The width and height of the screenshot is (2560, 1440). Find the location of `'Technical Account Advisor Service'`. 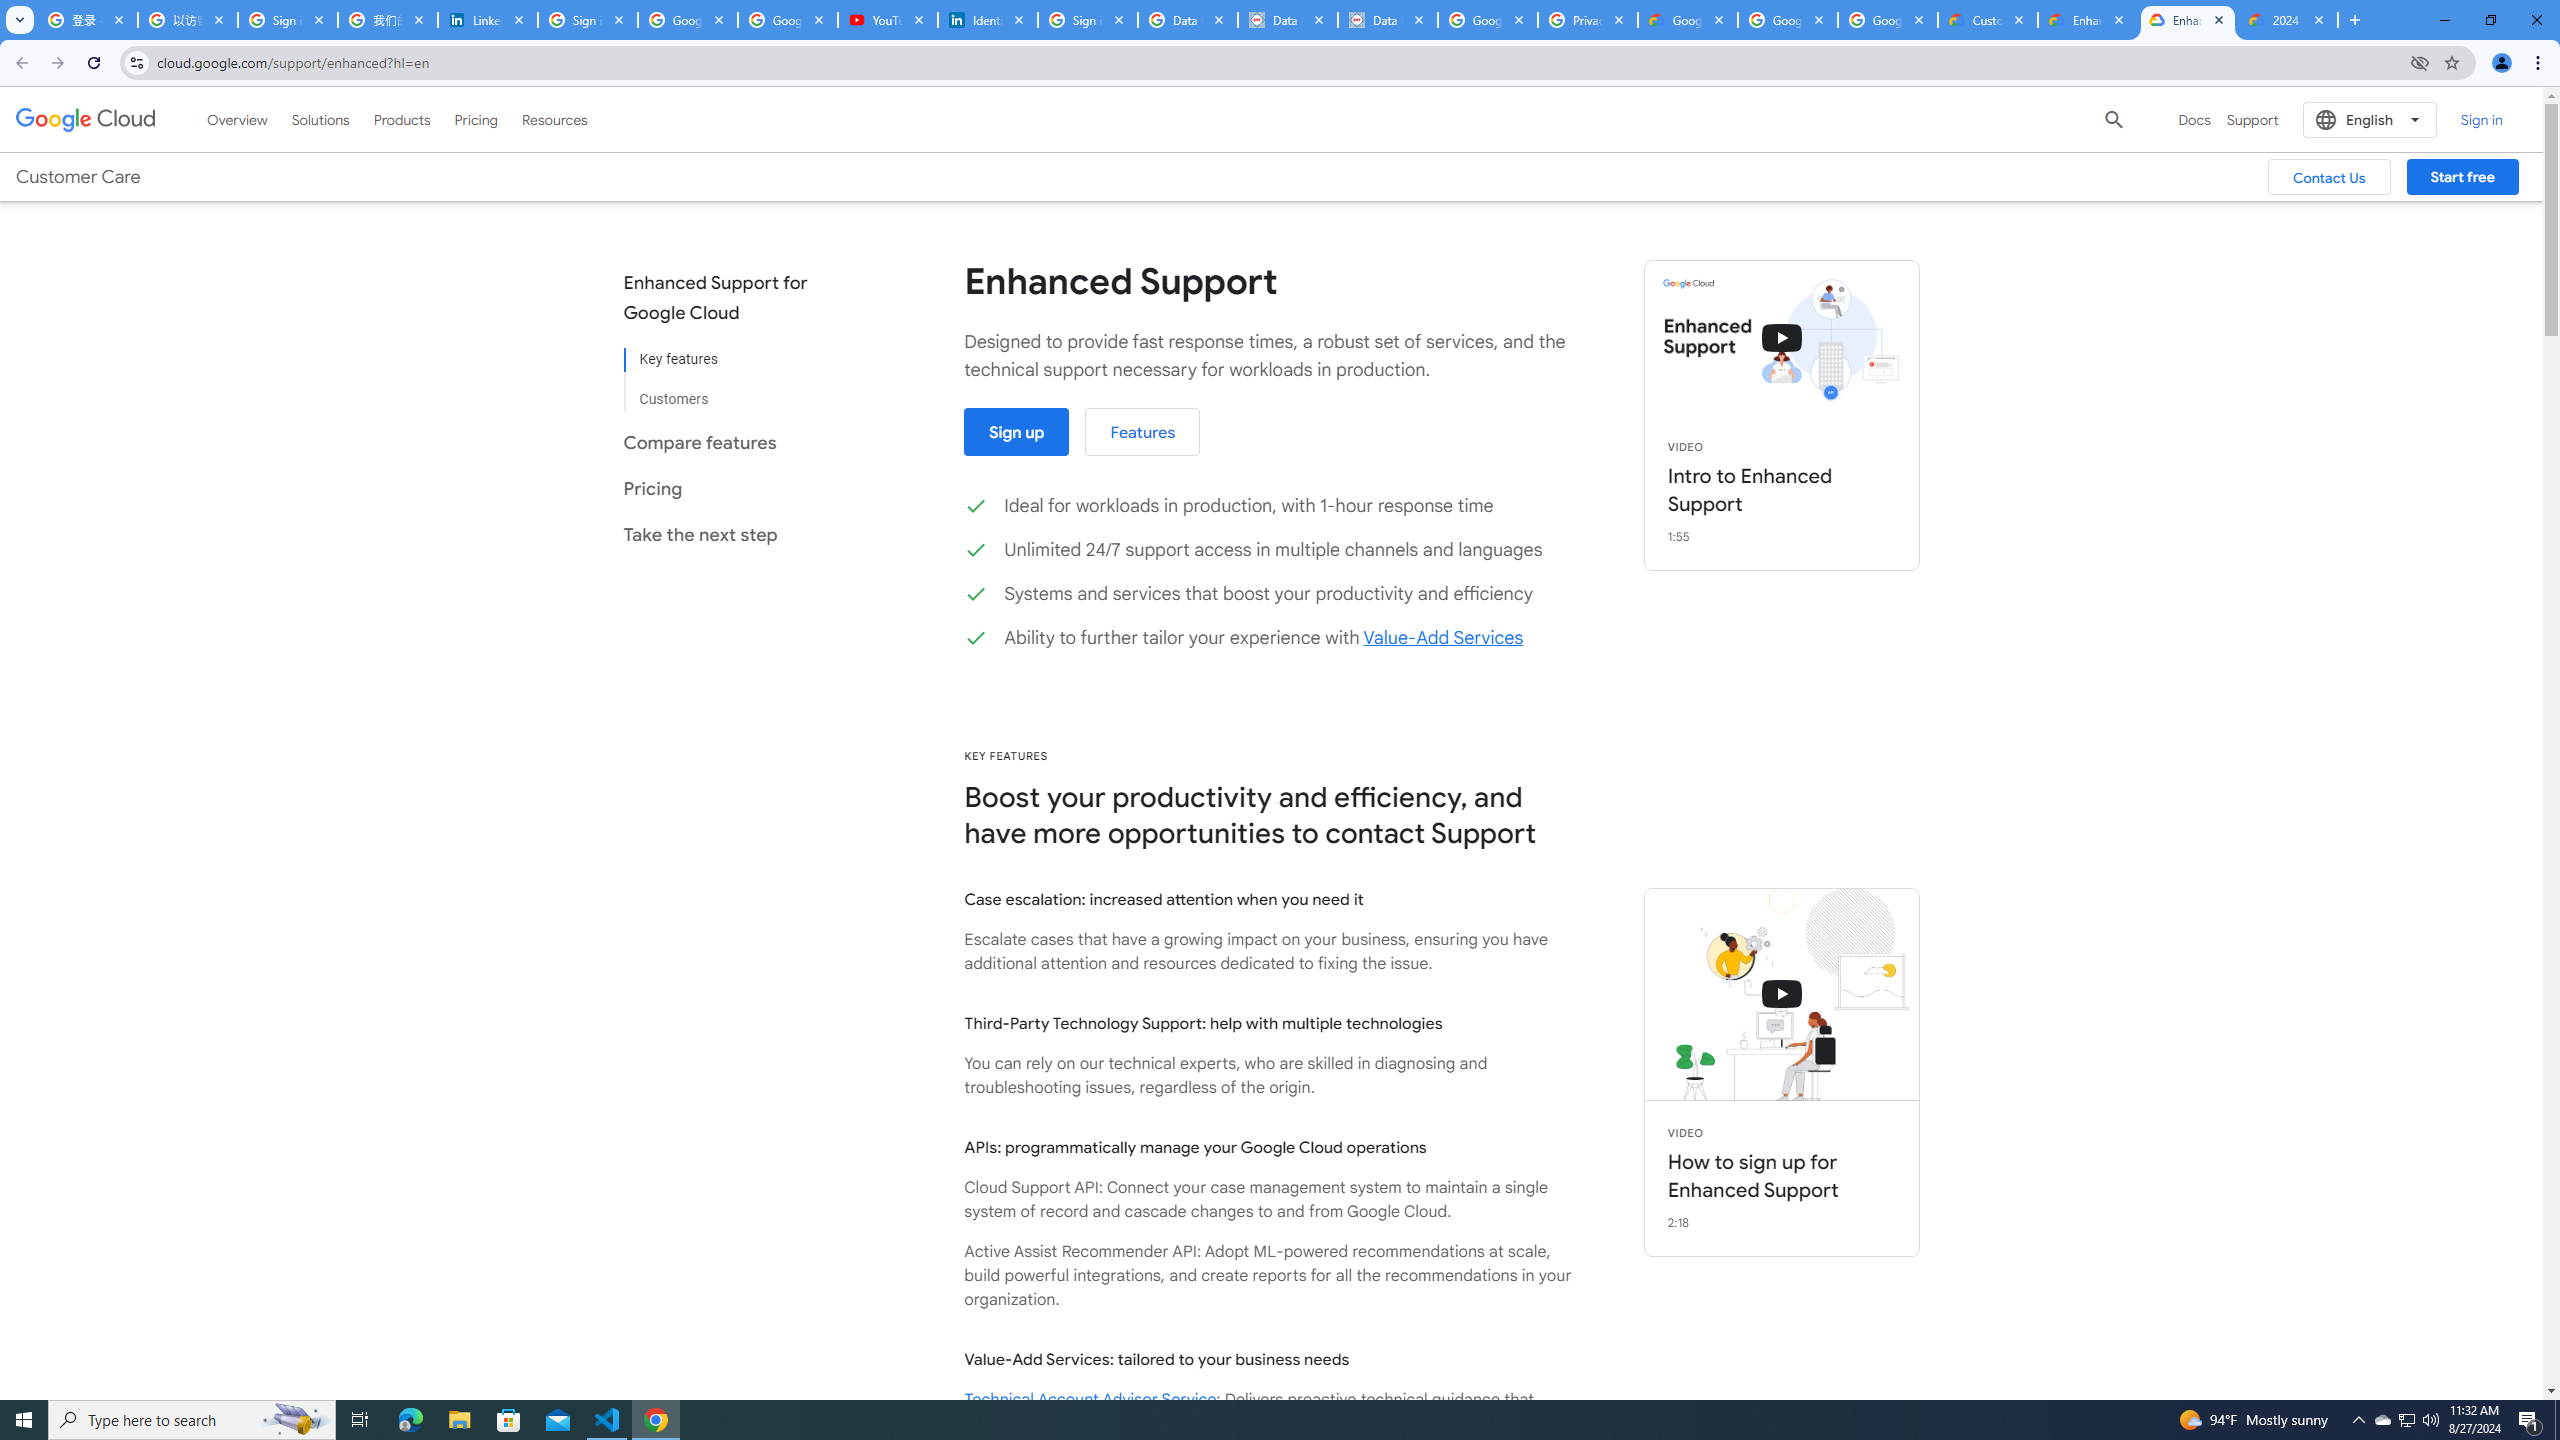

'Technical Account Advisor Service' is located at coordinates (1089, 1398).